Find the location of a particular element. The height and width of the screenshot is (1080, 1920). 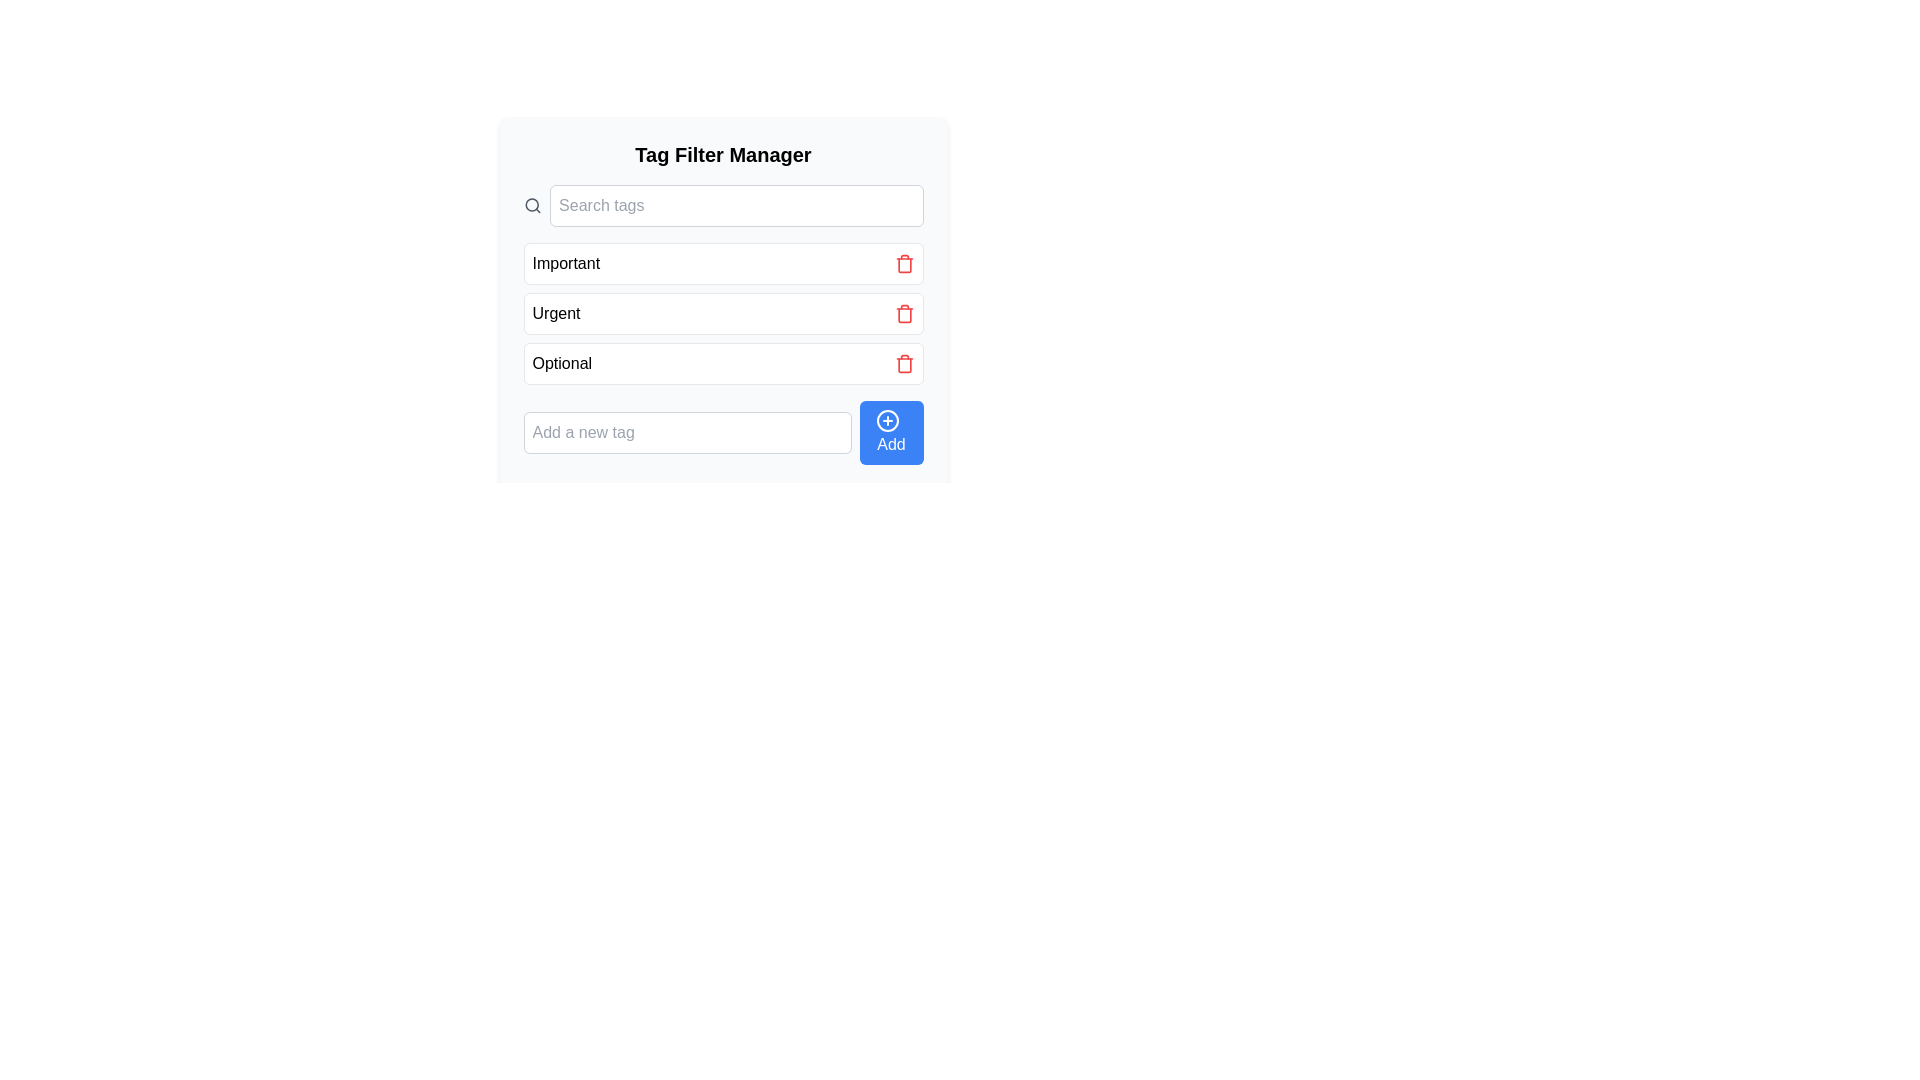

the submit button located at the far-right side of the layout to observe hover effects is located at coordinates (890, 431).